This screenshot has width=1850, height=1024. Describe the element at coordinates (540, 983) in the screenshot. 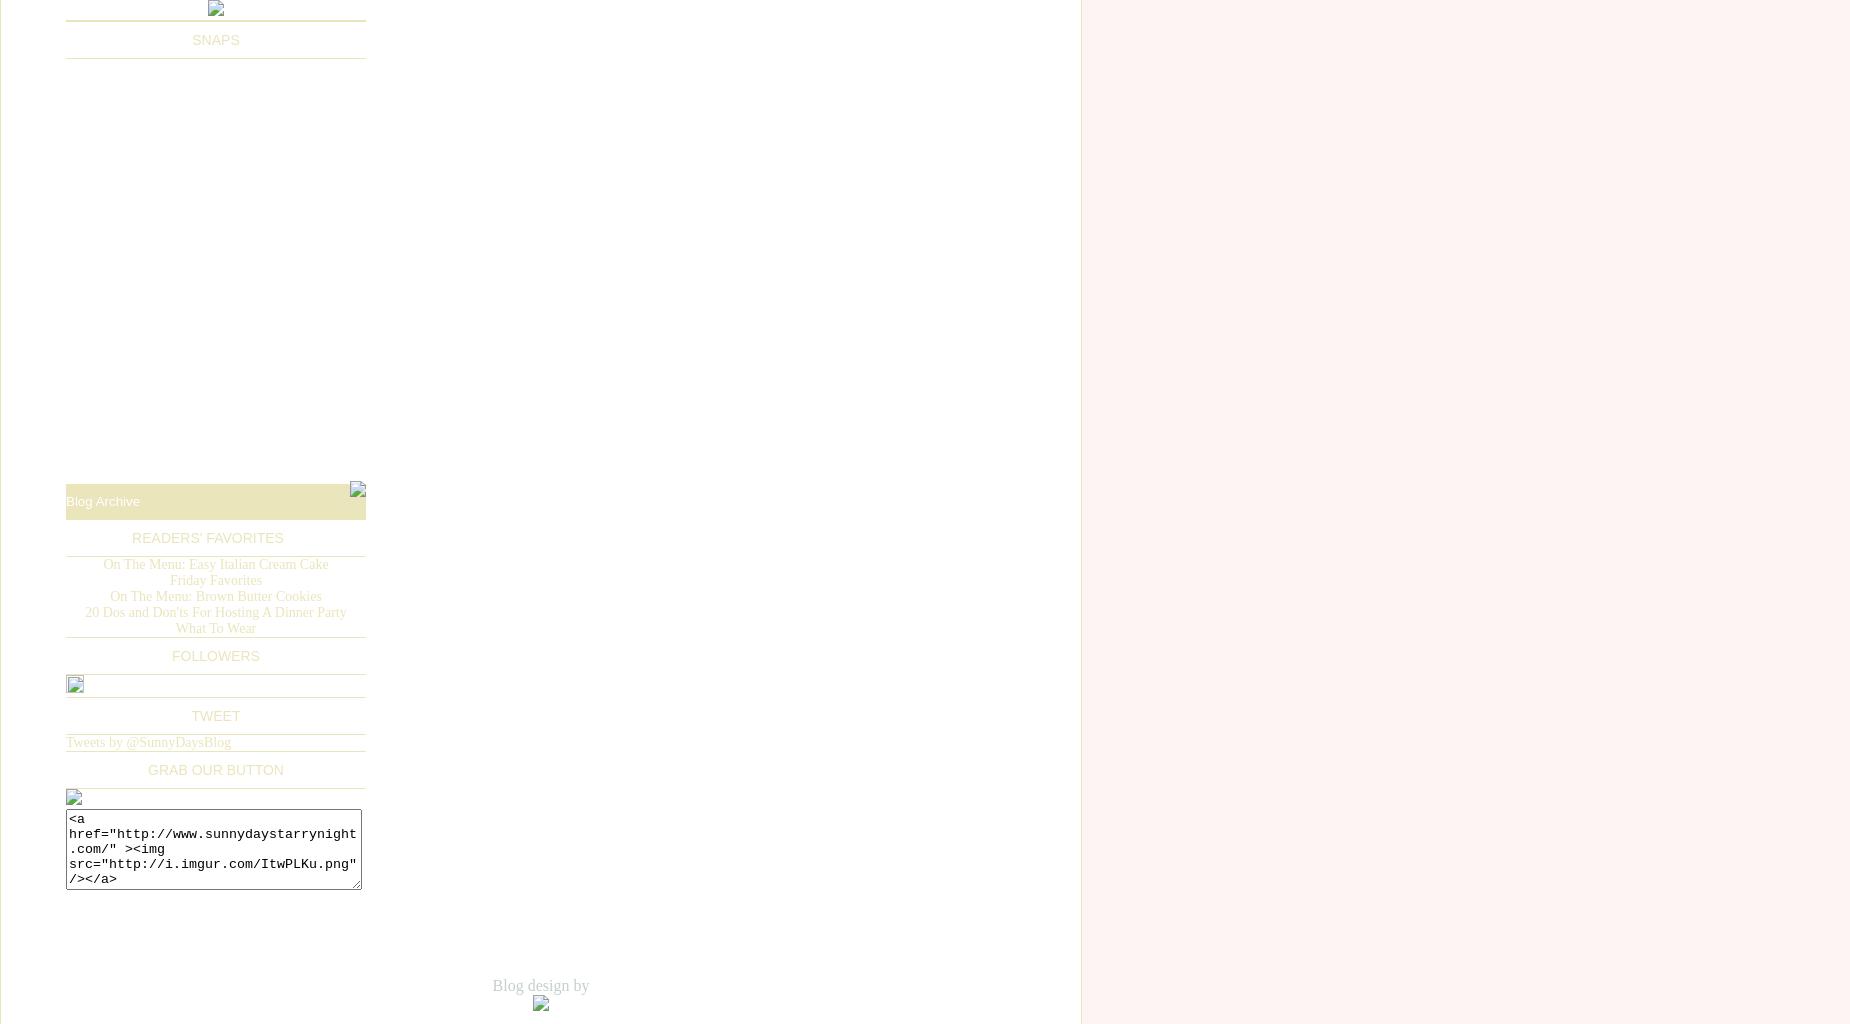

I see `'Blog design by'` at that location.